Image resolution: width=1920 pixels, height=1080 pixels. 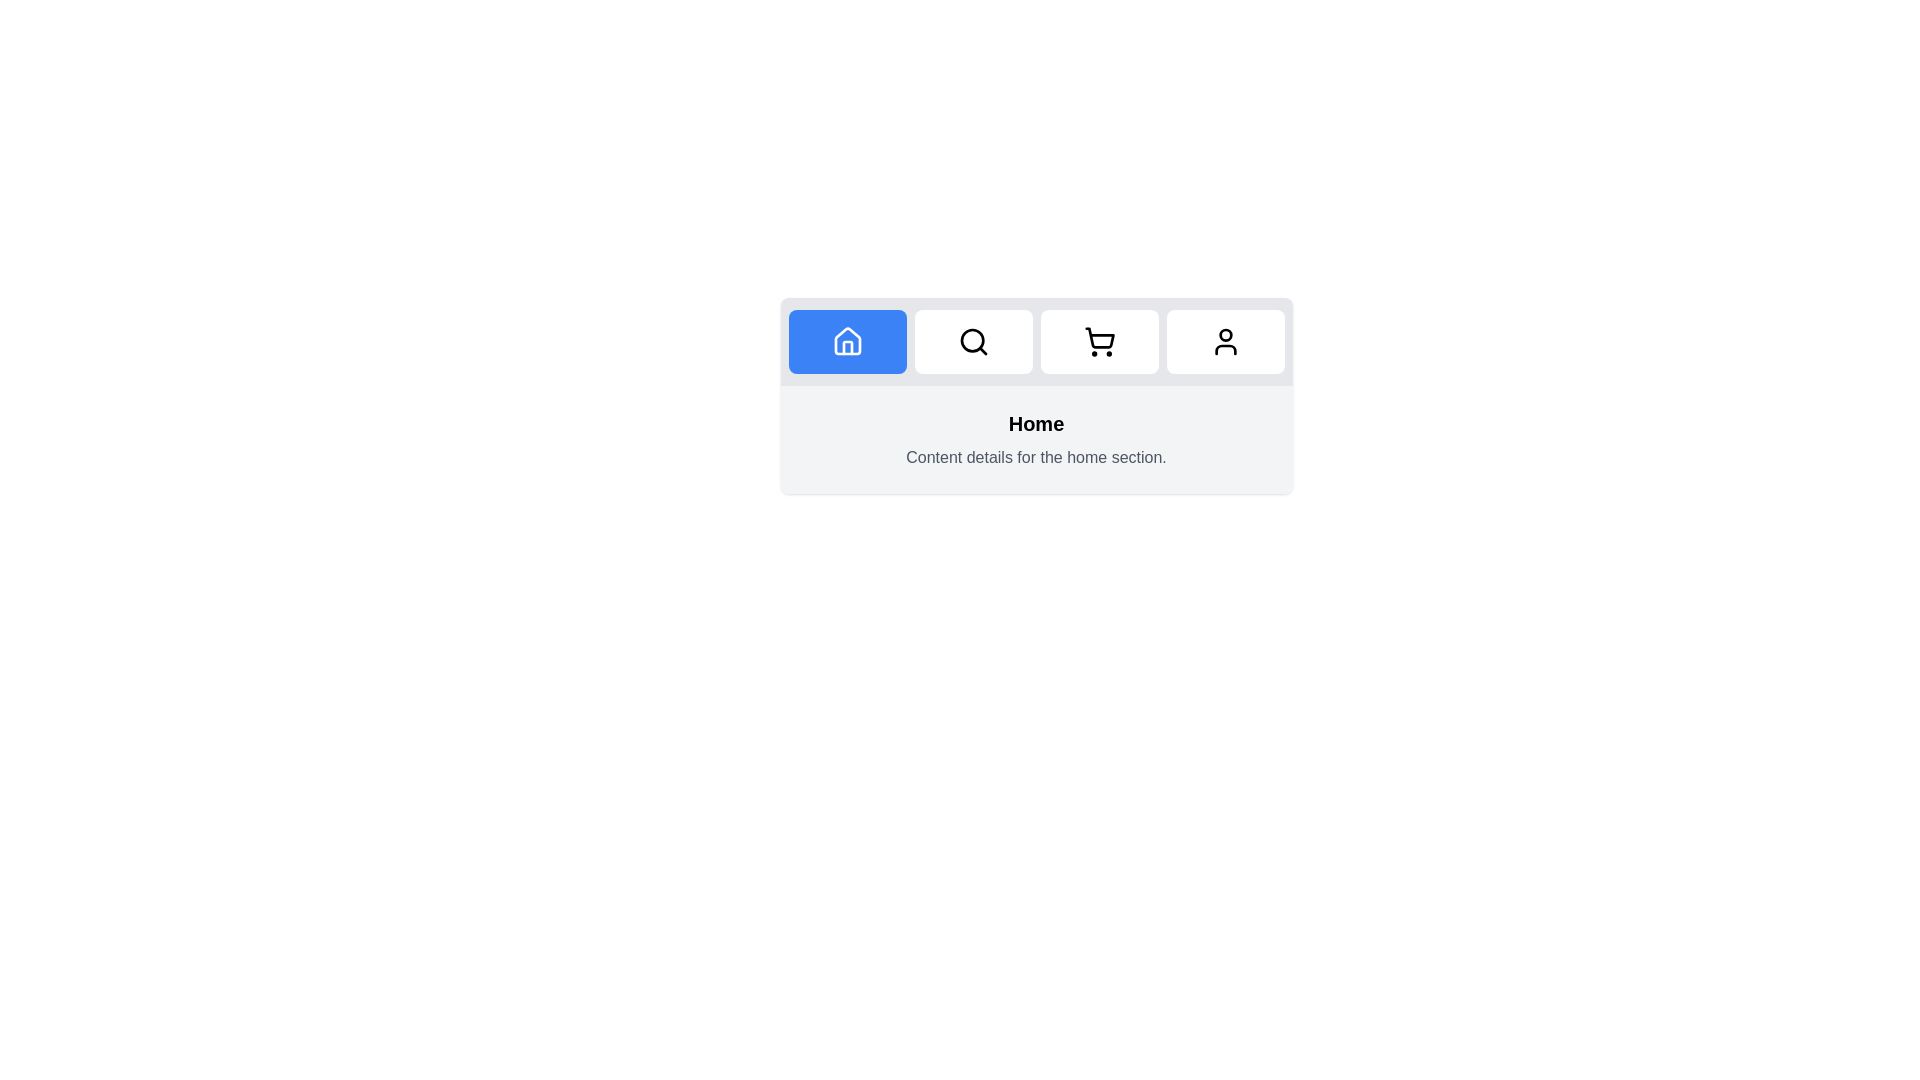 What do you see at coordinates (1098, 341) in the screenshot?
I see `the shopping cart button, which is the third button in a row of four, to trigger any hover effects or tooltips` at bounding box center [1098, 341].